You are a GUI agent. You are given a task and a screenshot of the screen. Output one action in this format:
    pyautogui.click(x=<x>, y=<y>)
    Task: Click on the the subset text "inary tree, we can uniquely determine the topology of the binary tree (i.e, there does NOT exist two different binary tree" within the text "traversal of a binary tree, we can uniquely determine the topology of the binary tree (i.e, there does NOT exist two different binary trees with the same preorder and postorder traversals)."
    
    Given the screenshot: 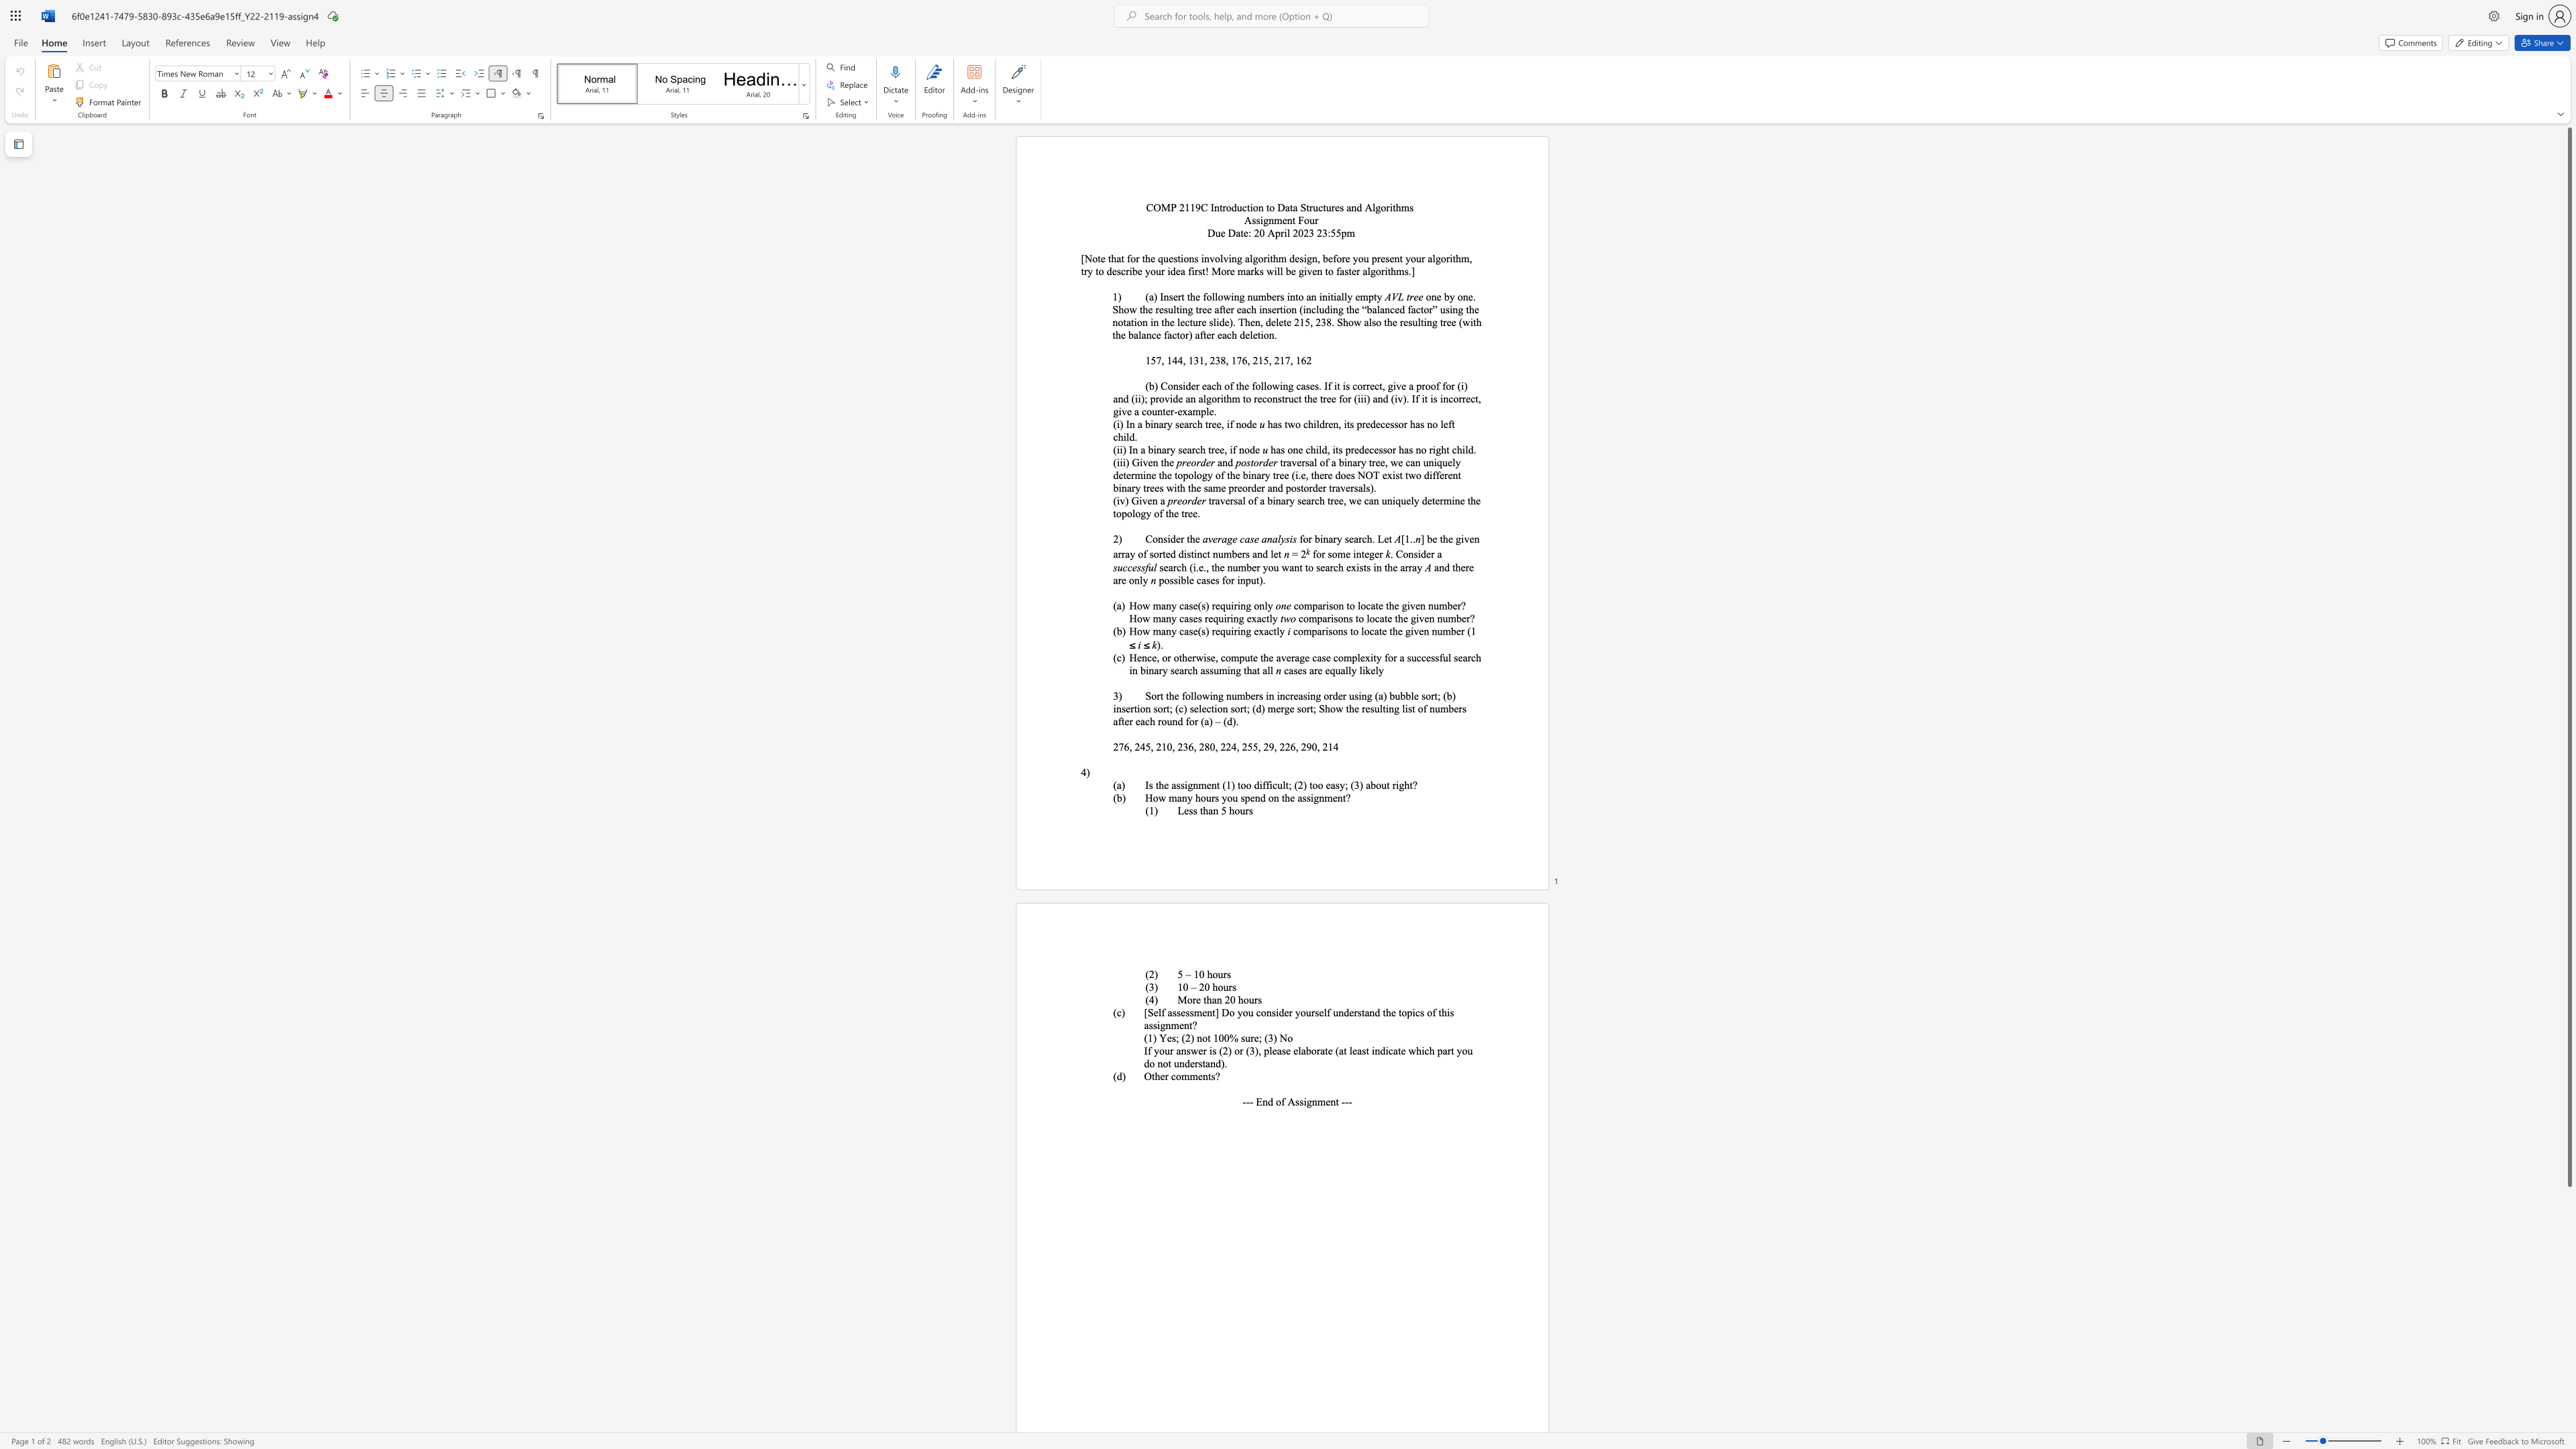 What is the action you would take?
    pyautogui.click(x=1342, y=462)
    